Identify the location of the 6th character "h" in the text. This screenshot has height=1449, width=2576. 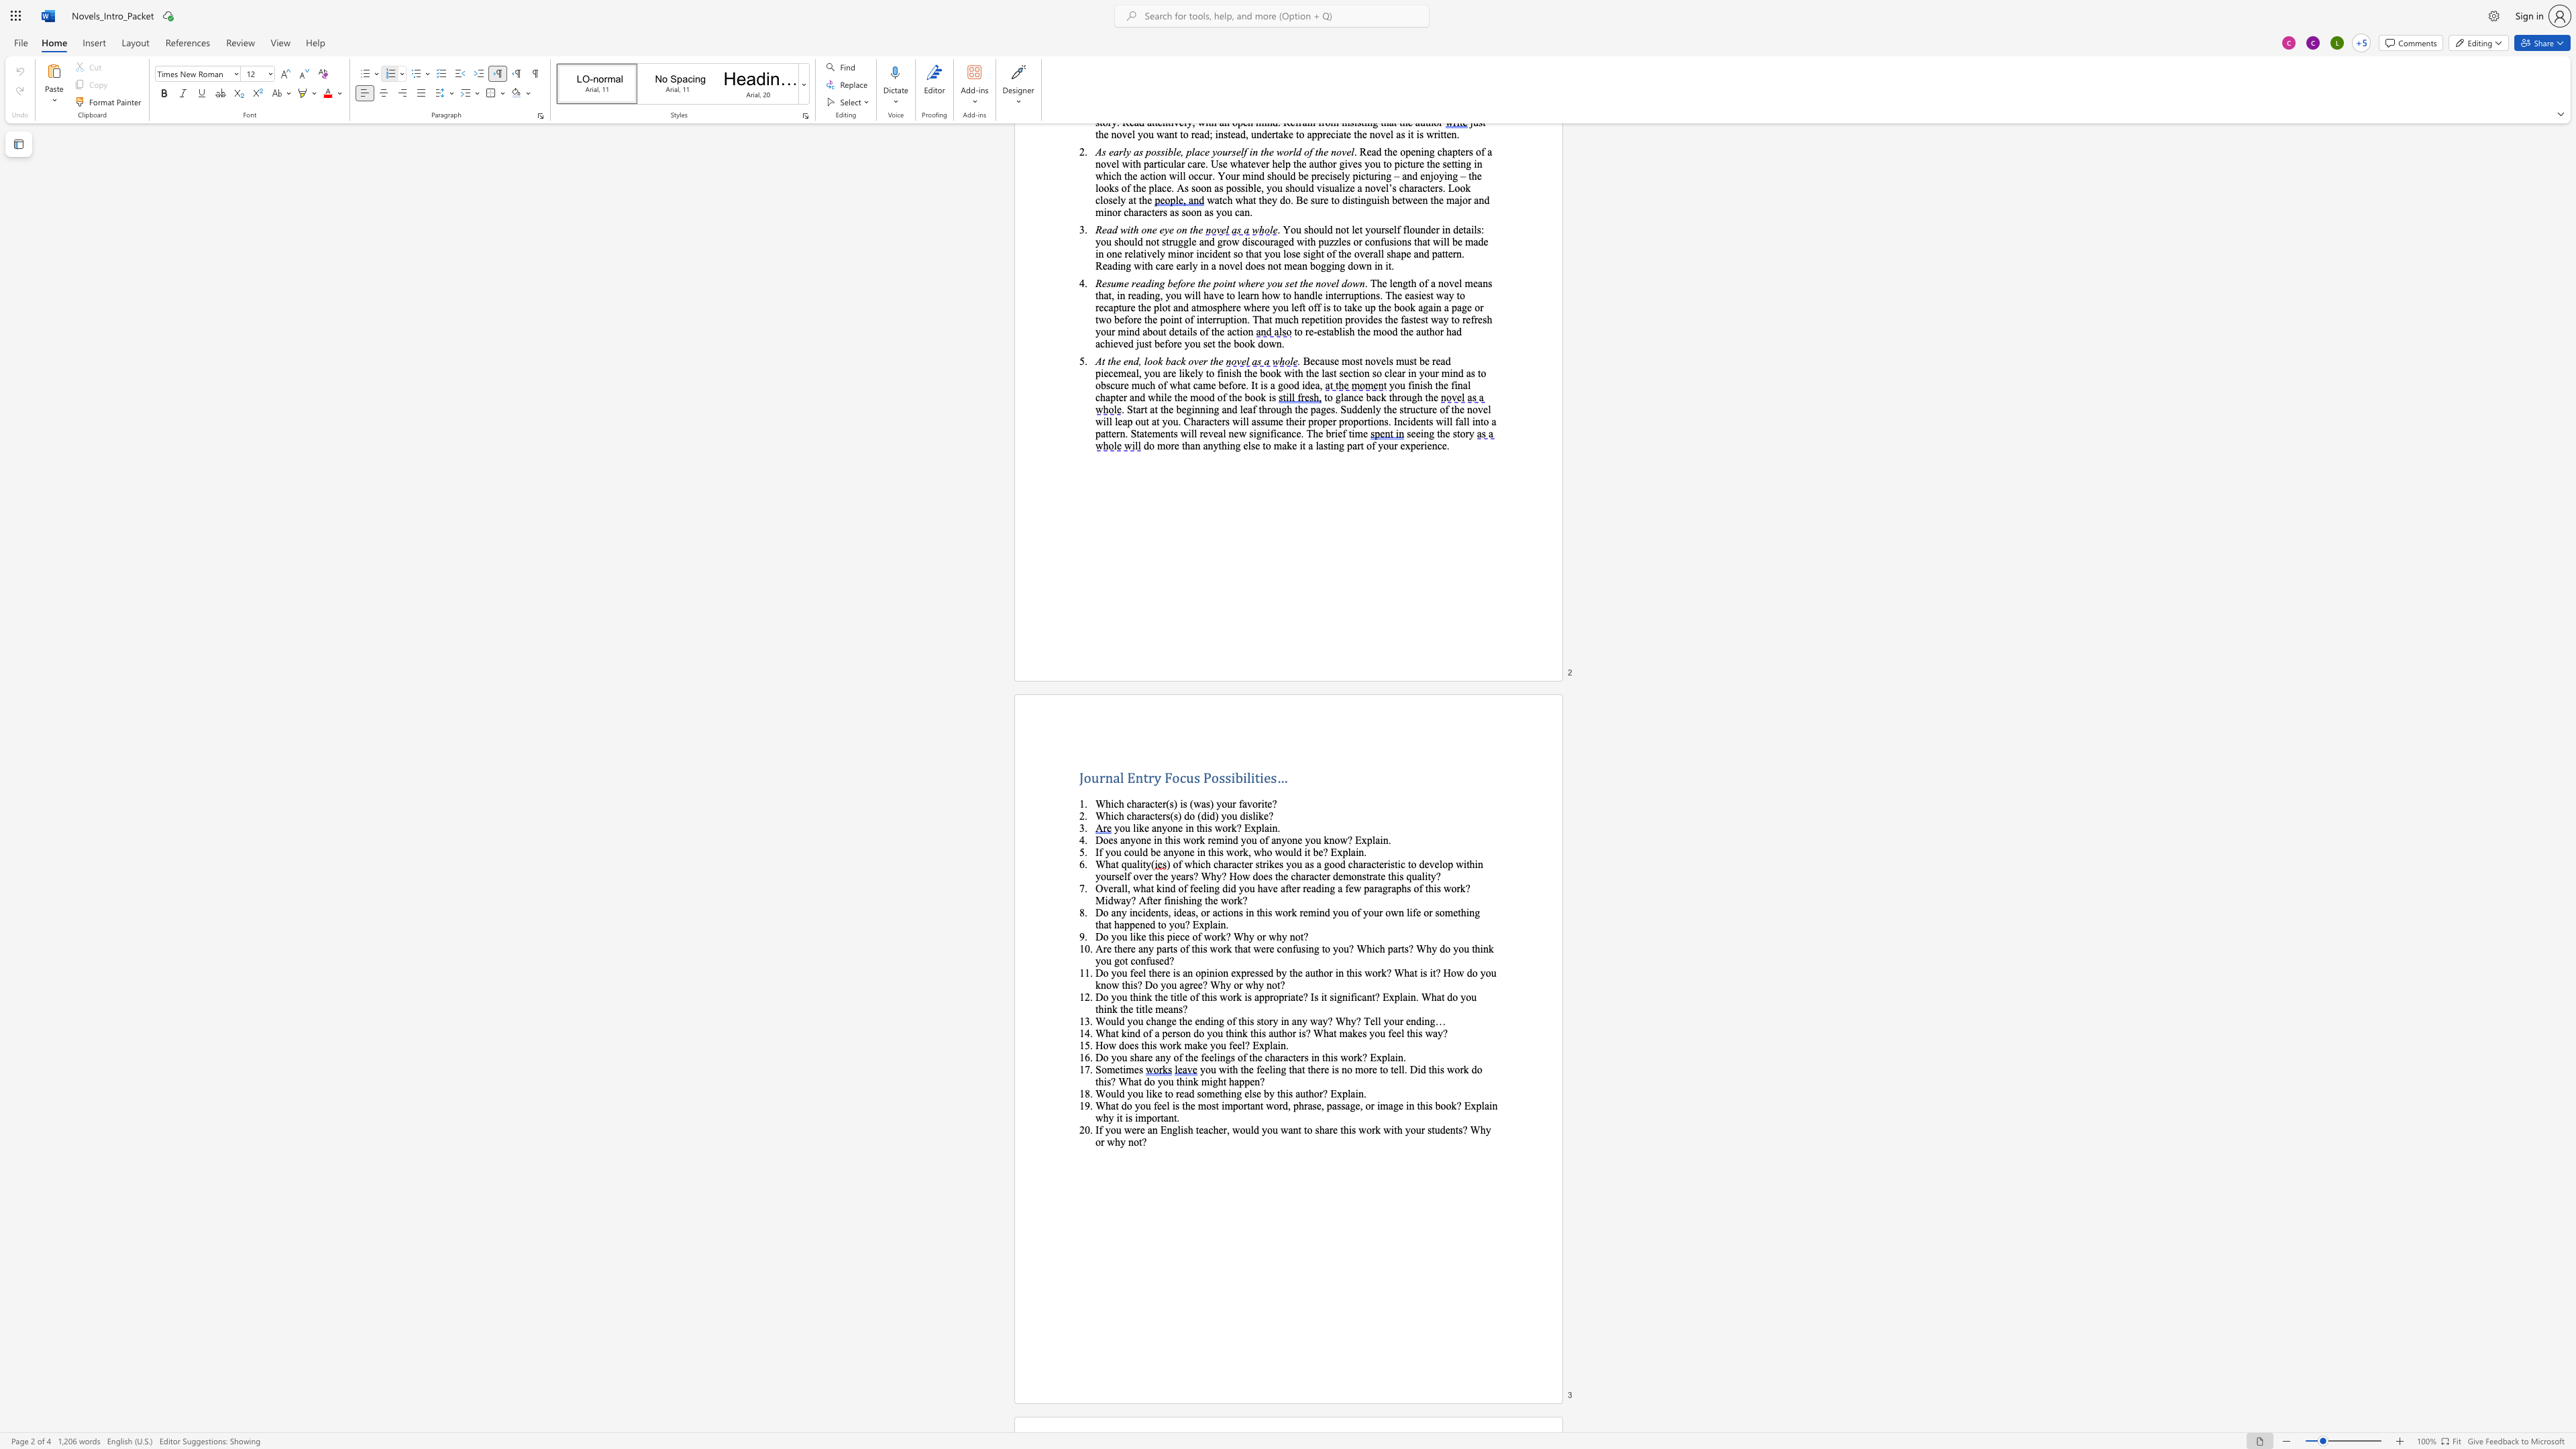
(1412, 1032).